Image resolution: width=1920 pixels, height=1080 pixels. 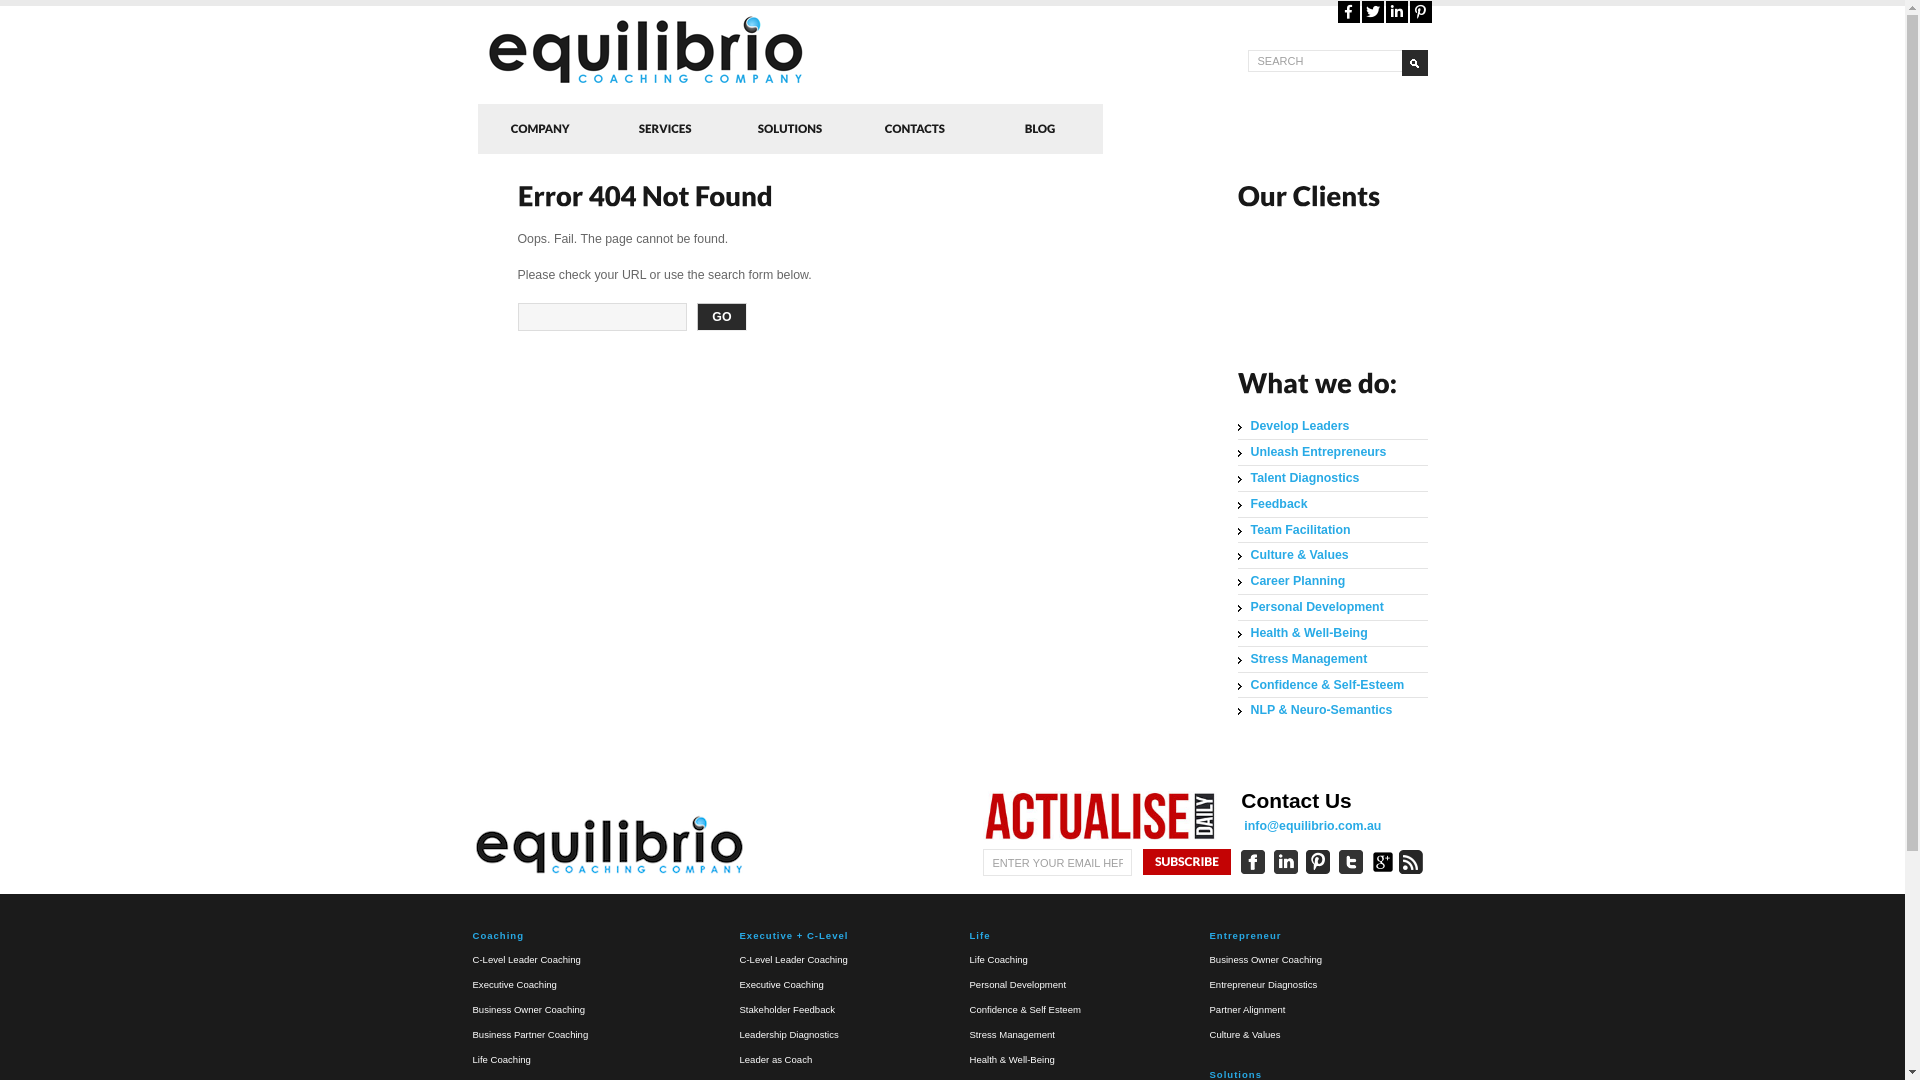 I want to click on 'Career Planning', so click(x=1294, y=581).